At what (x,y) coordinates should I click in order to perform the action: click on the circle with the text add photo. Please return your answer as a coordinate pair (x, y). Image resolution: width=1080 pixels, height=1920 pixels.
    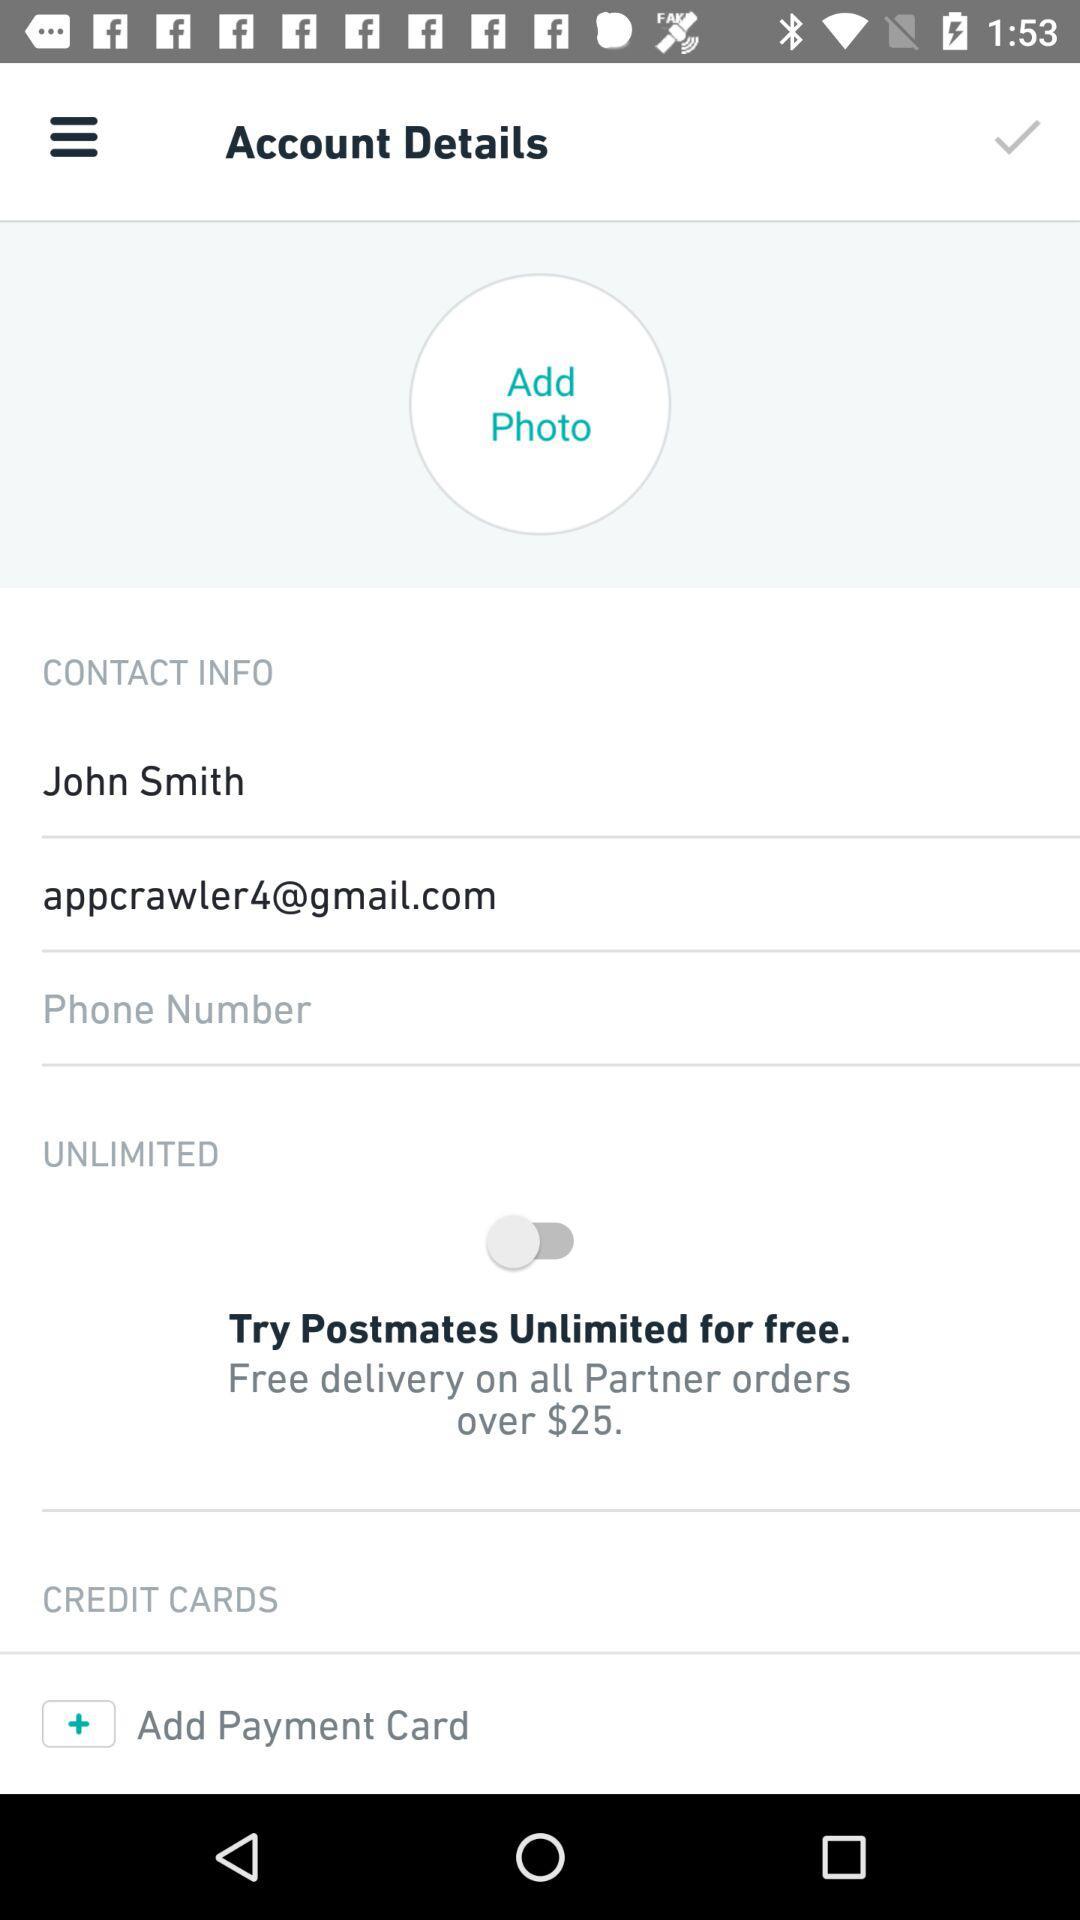
    Looking at the image, I should click on (540, 403).